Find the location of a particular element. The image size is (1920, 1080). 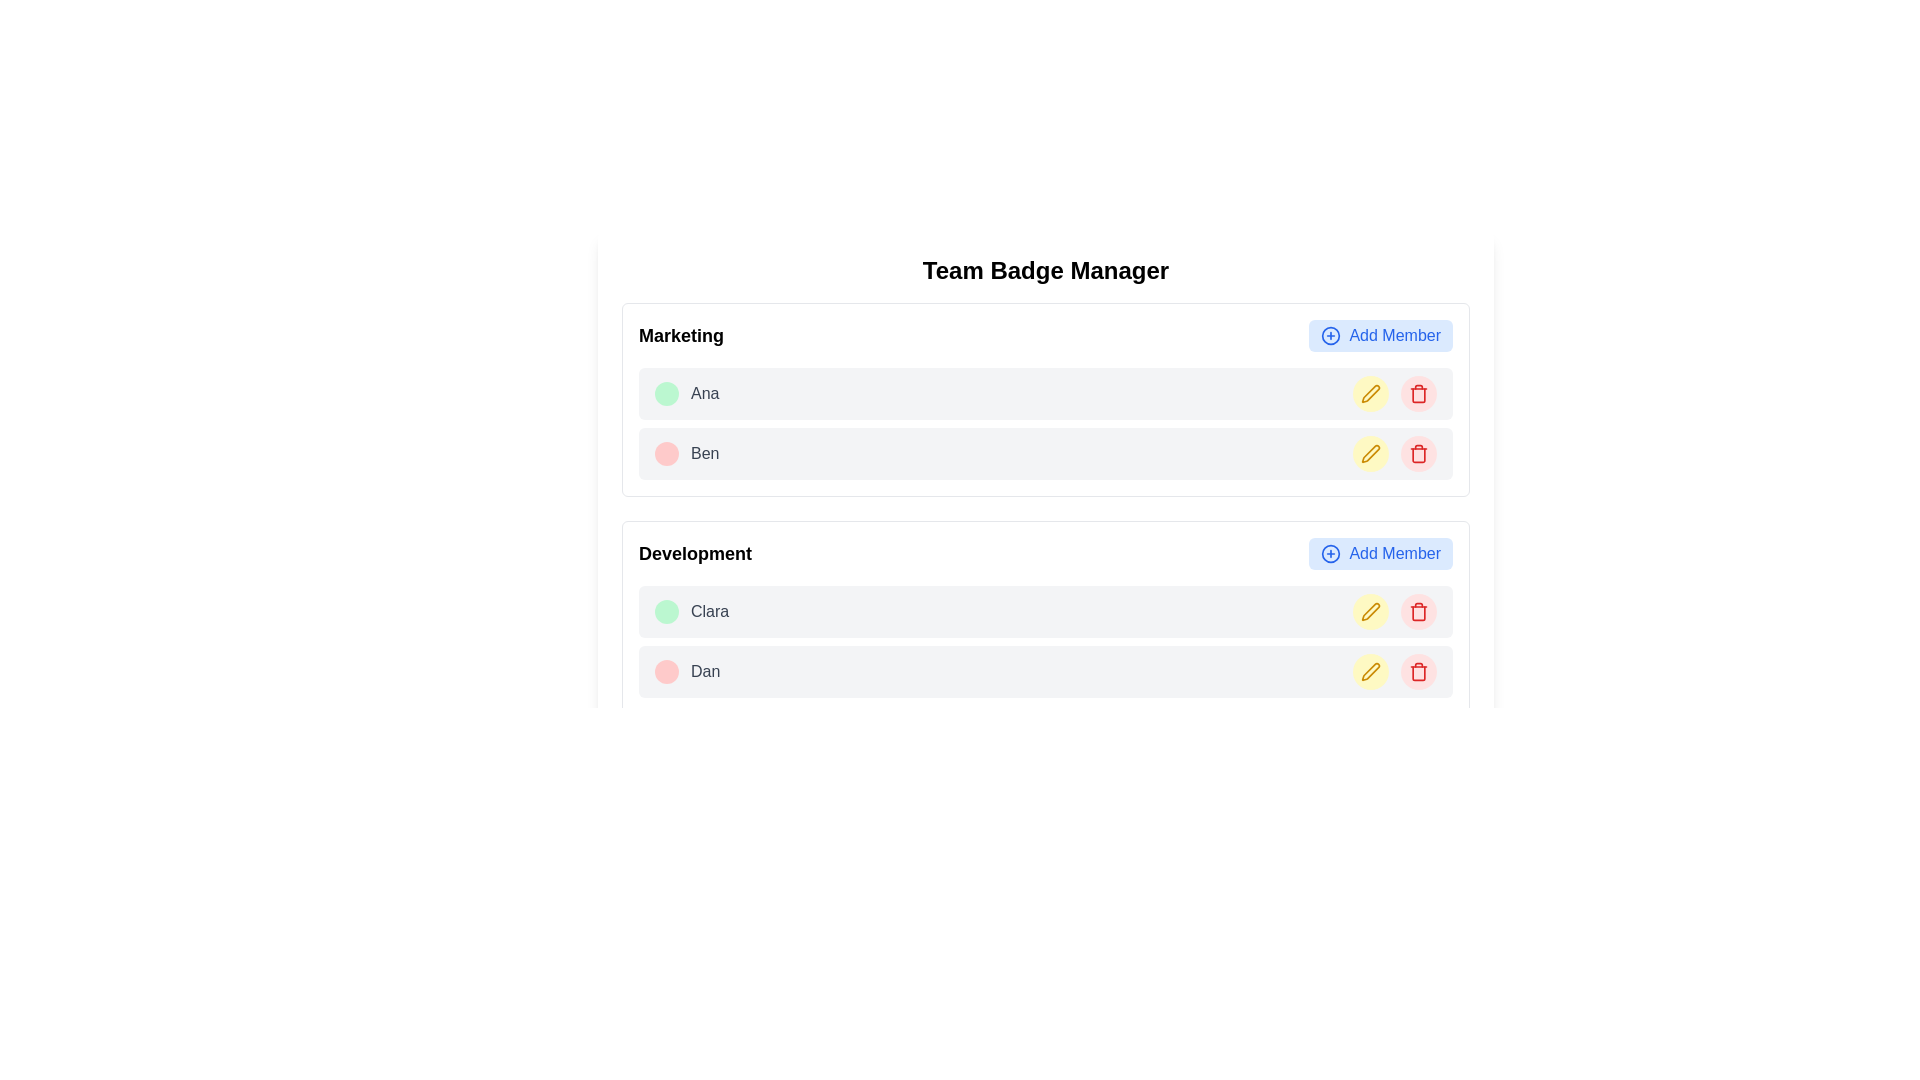

the edit button located in the Marketing section next to the name 'Ben' to initiate editing is located at coordinates (1370, 393).